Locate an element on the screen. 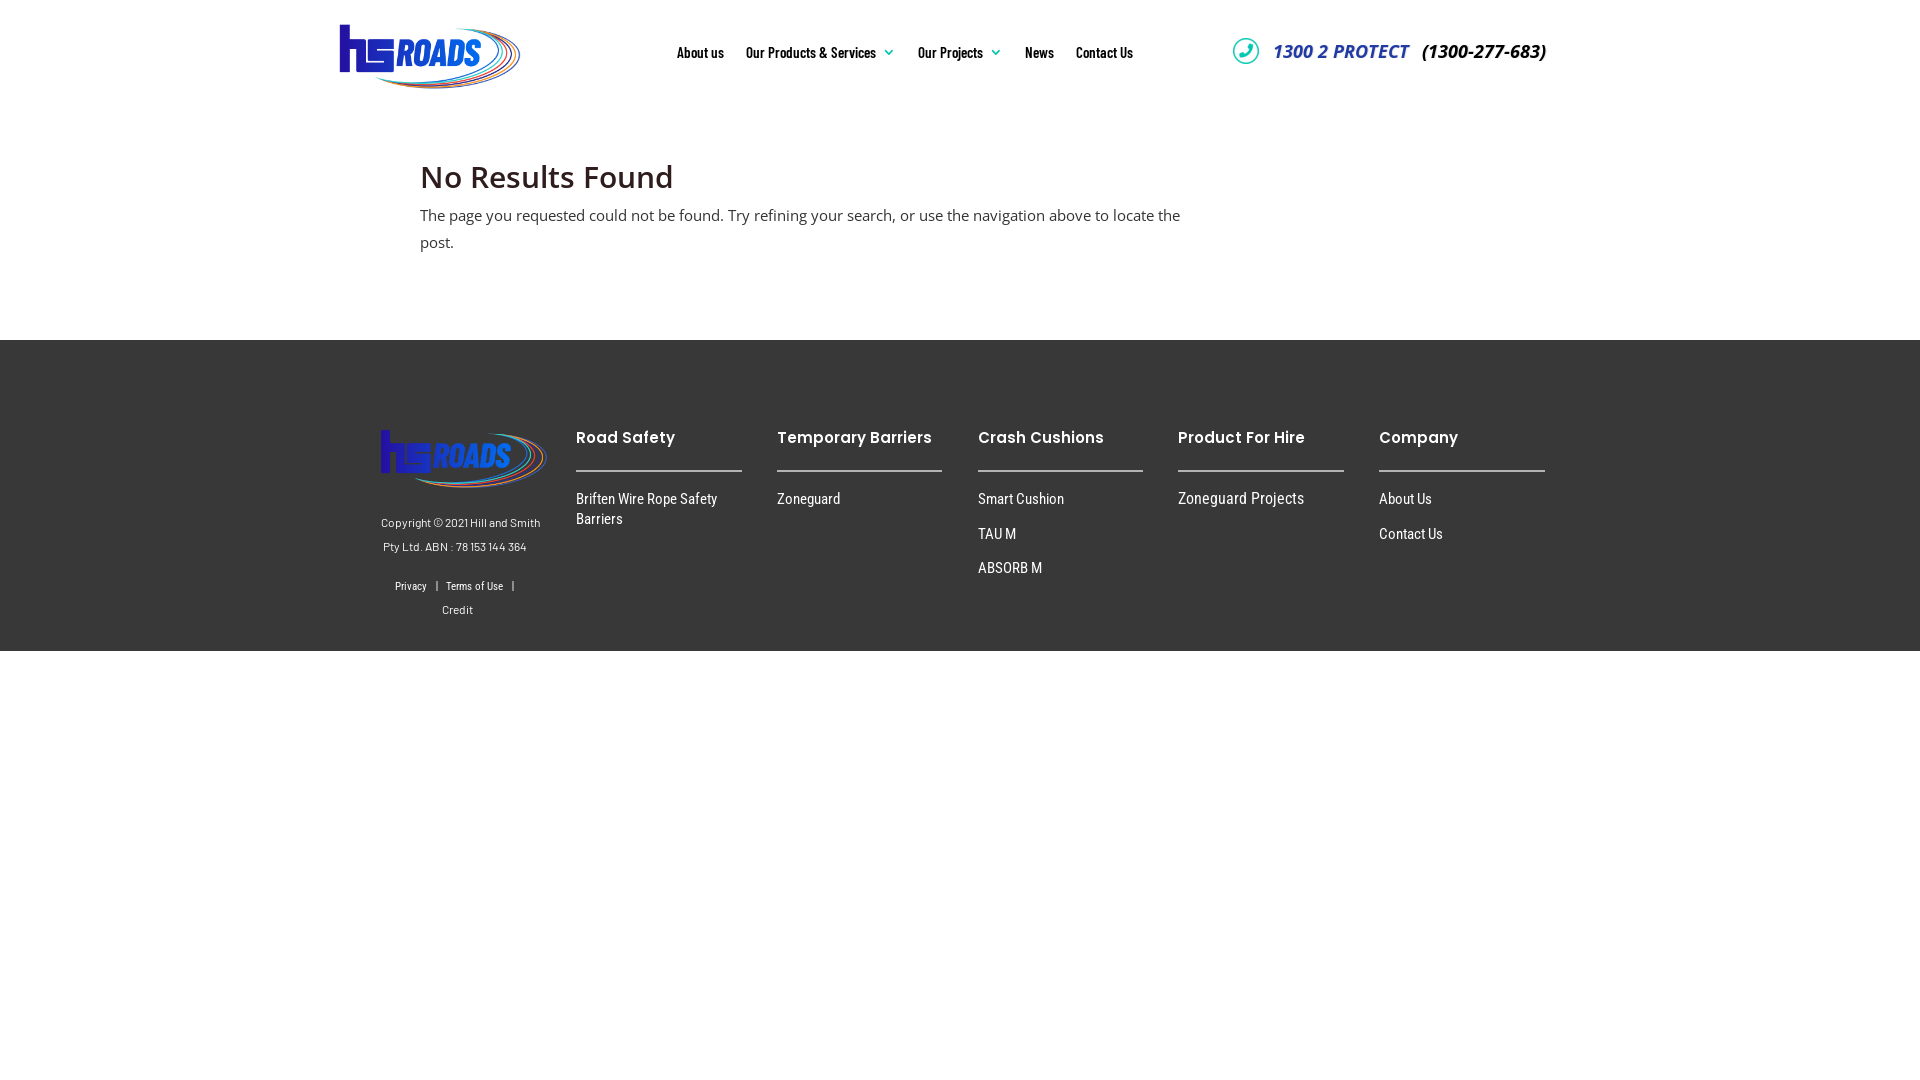 Image resolution: width=1920 pixels, height=1080 pixels. 'logo' is located at coordinates (394, 44).